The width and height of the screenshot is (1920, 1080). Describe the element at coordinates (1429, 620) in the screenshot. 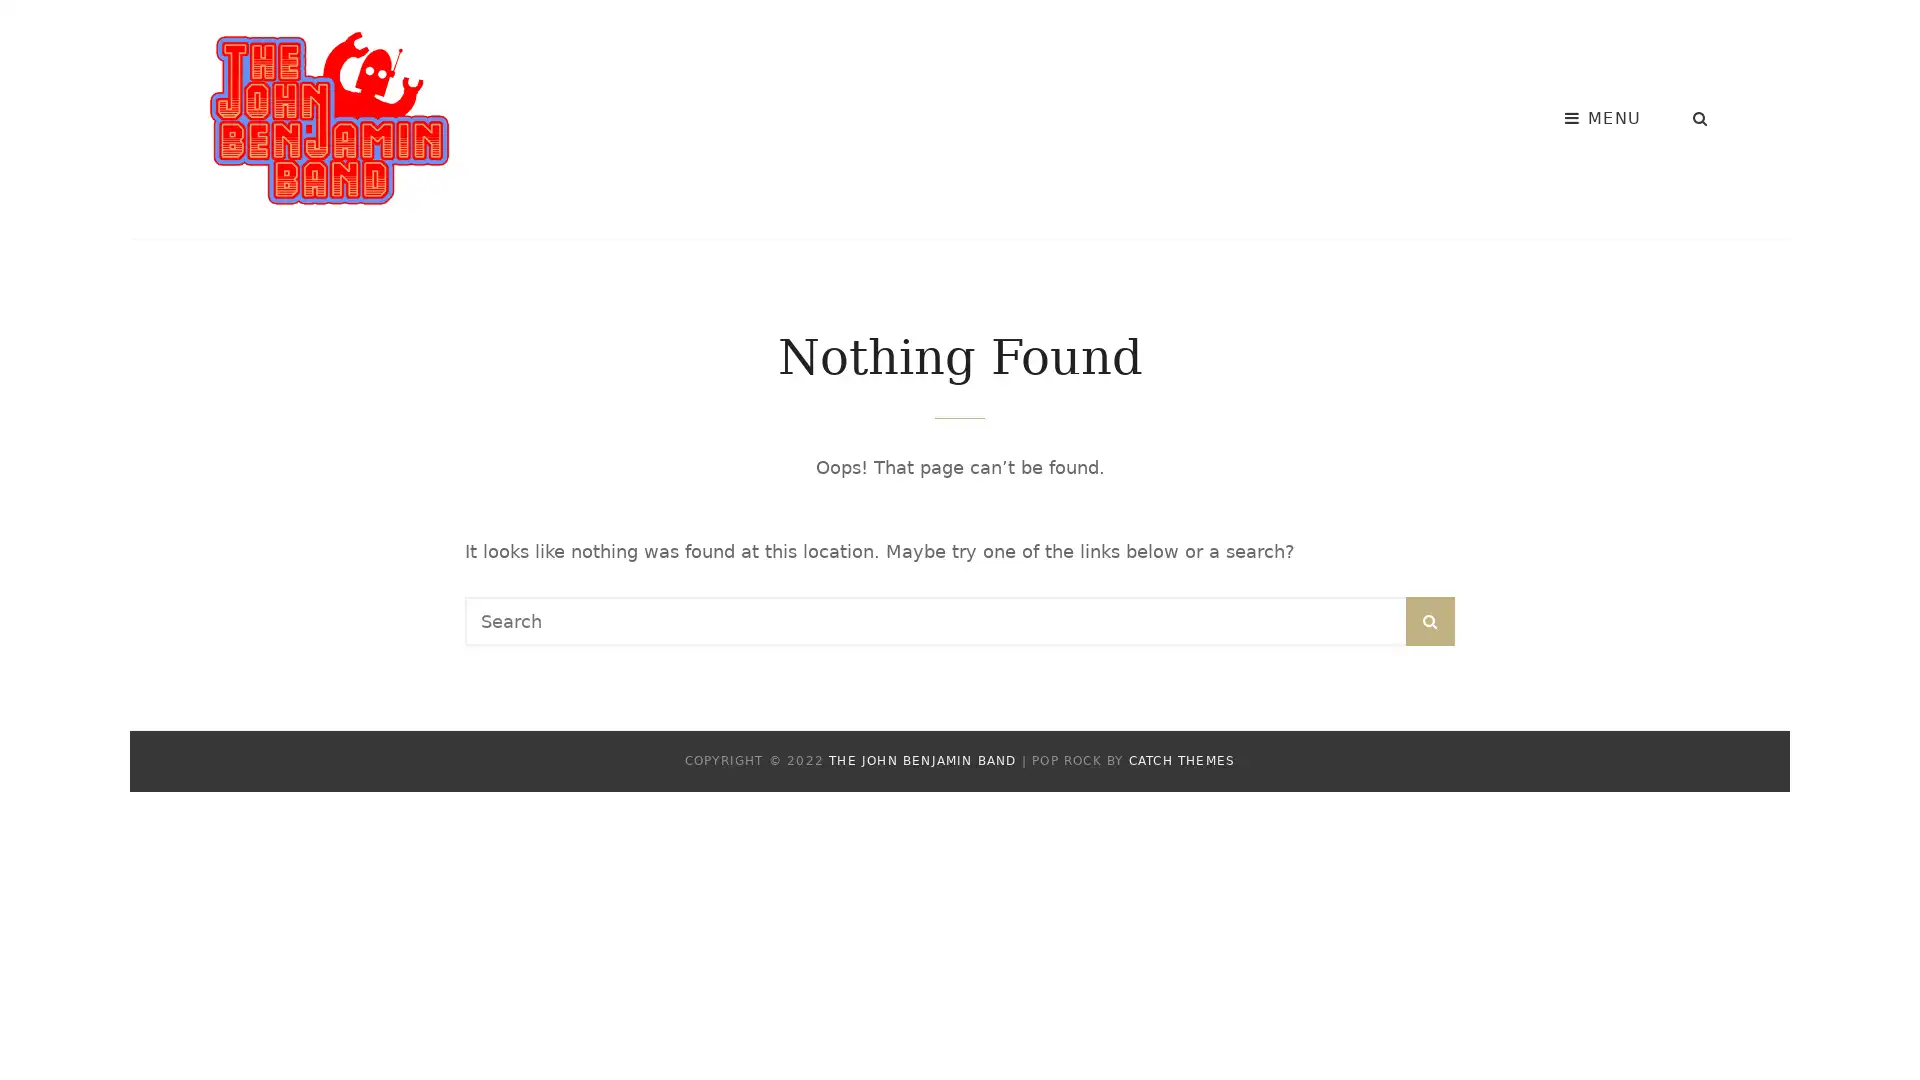

I see `SEARCH` at that location.